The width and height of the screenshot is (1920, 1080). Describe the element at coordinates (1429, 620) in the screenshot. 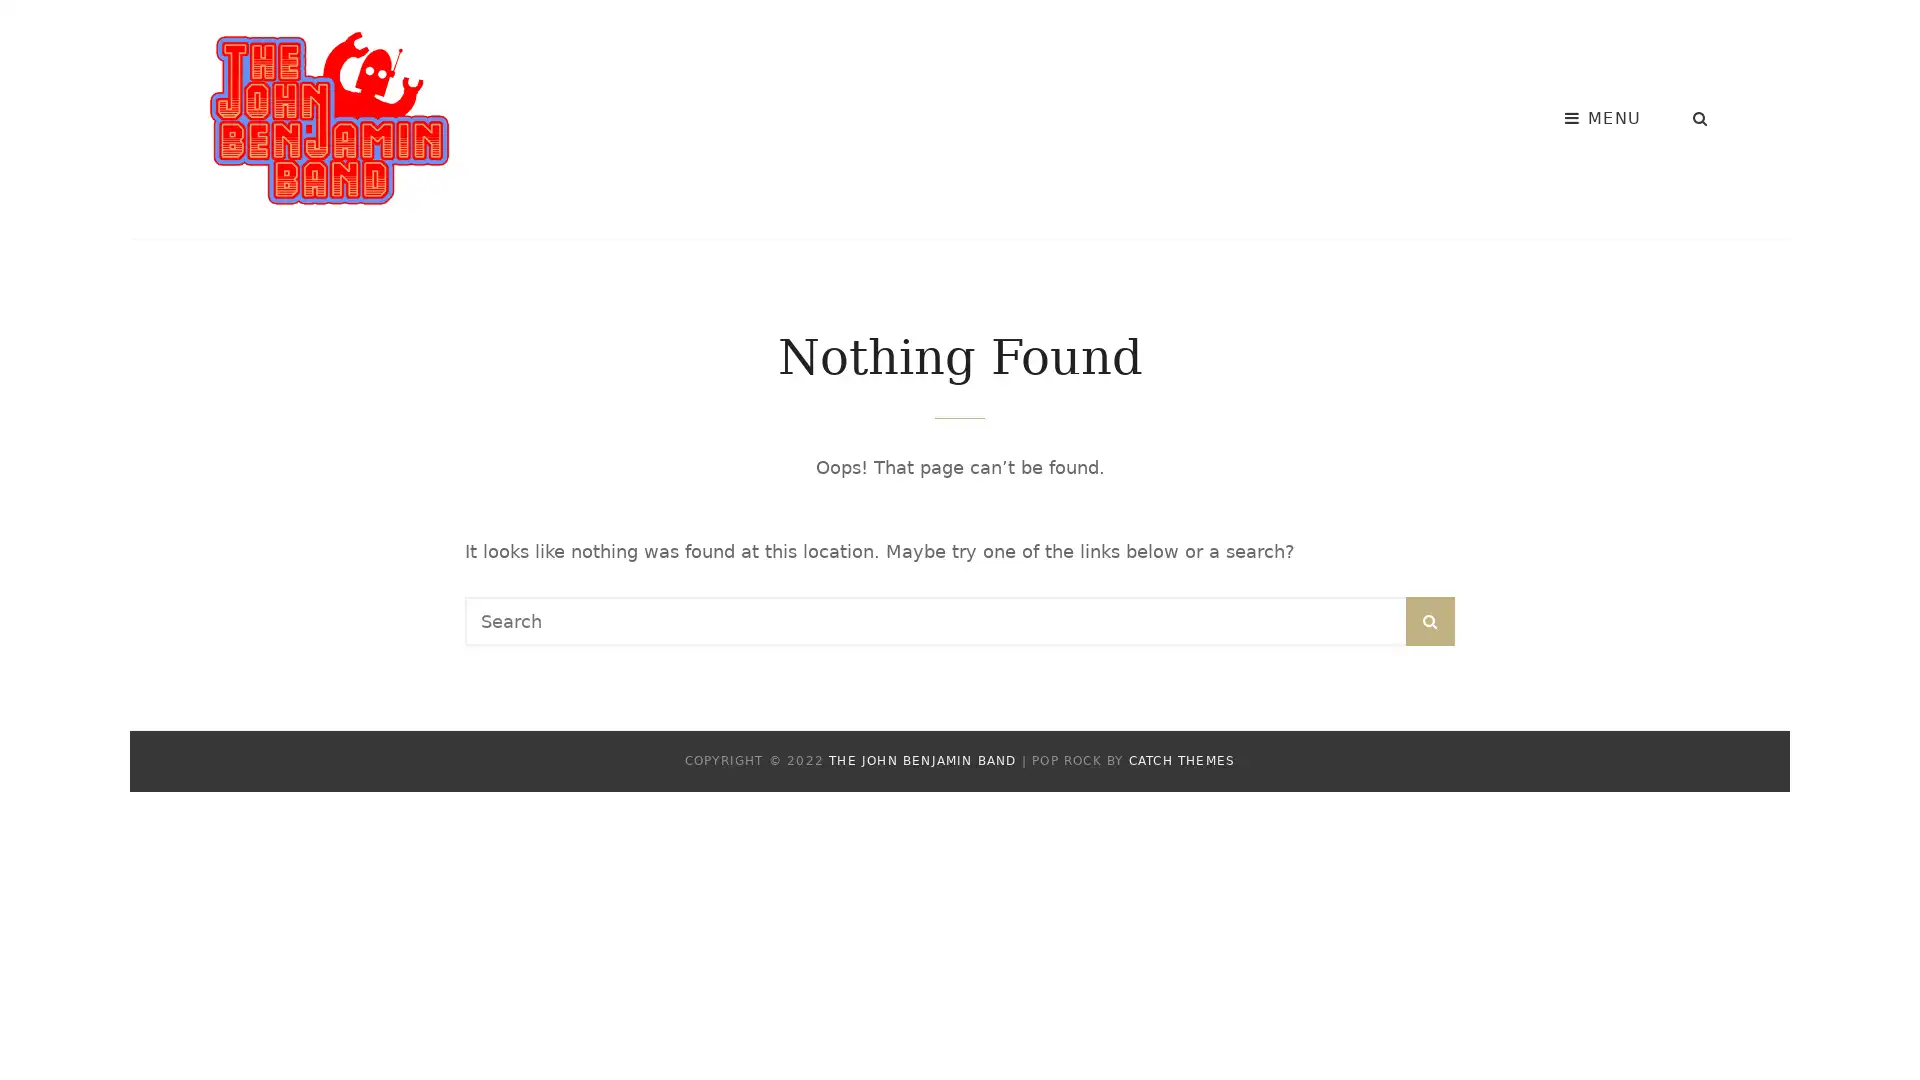

I see `SEARCH` at that location.